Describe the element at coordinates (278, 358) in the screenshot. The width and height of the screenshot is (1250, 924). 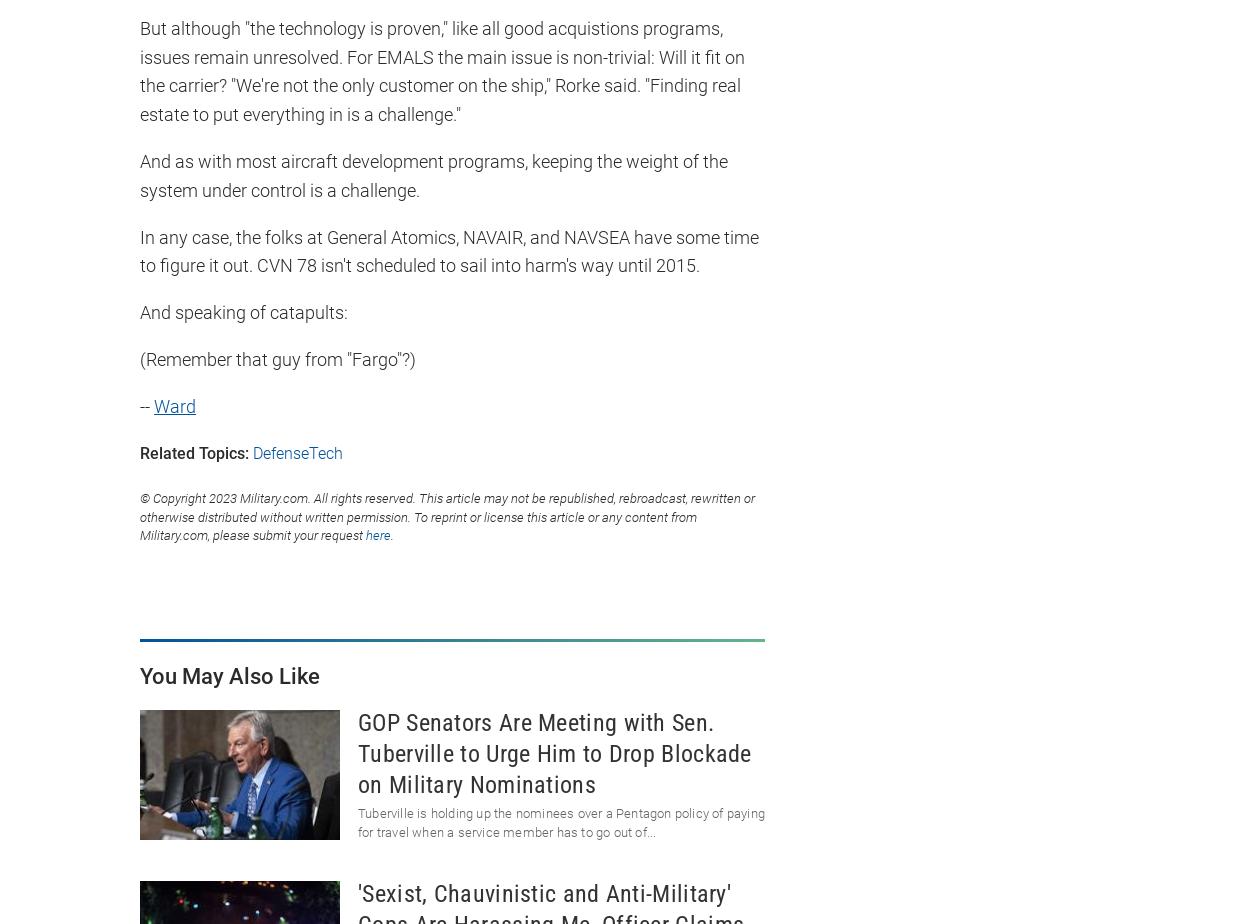
I see `'(Remember that guy from "Fargo"?)'` at that location.